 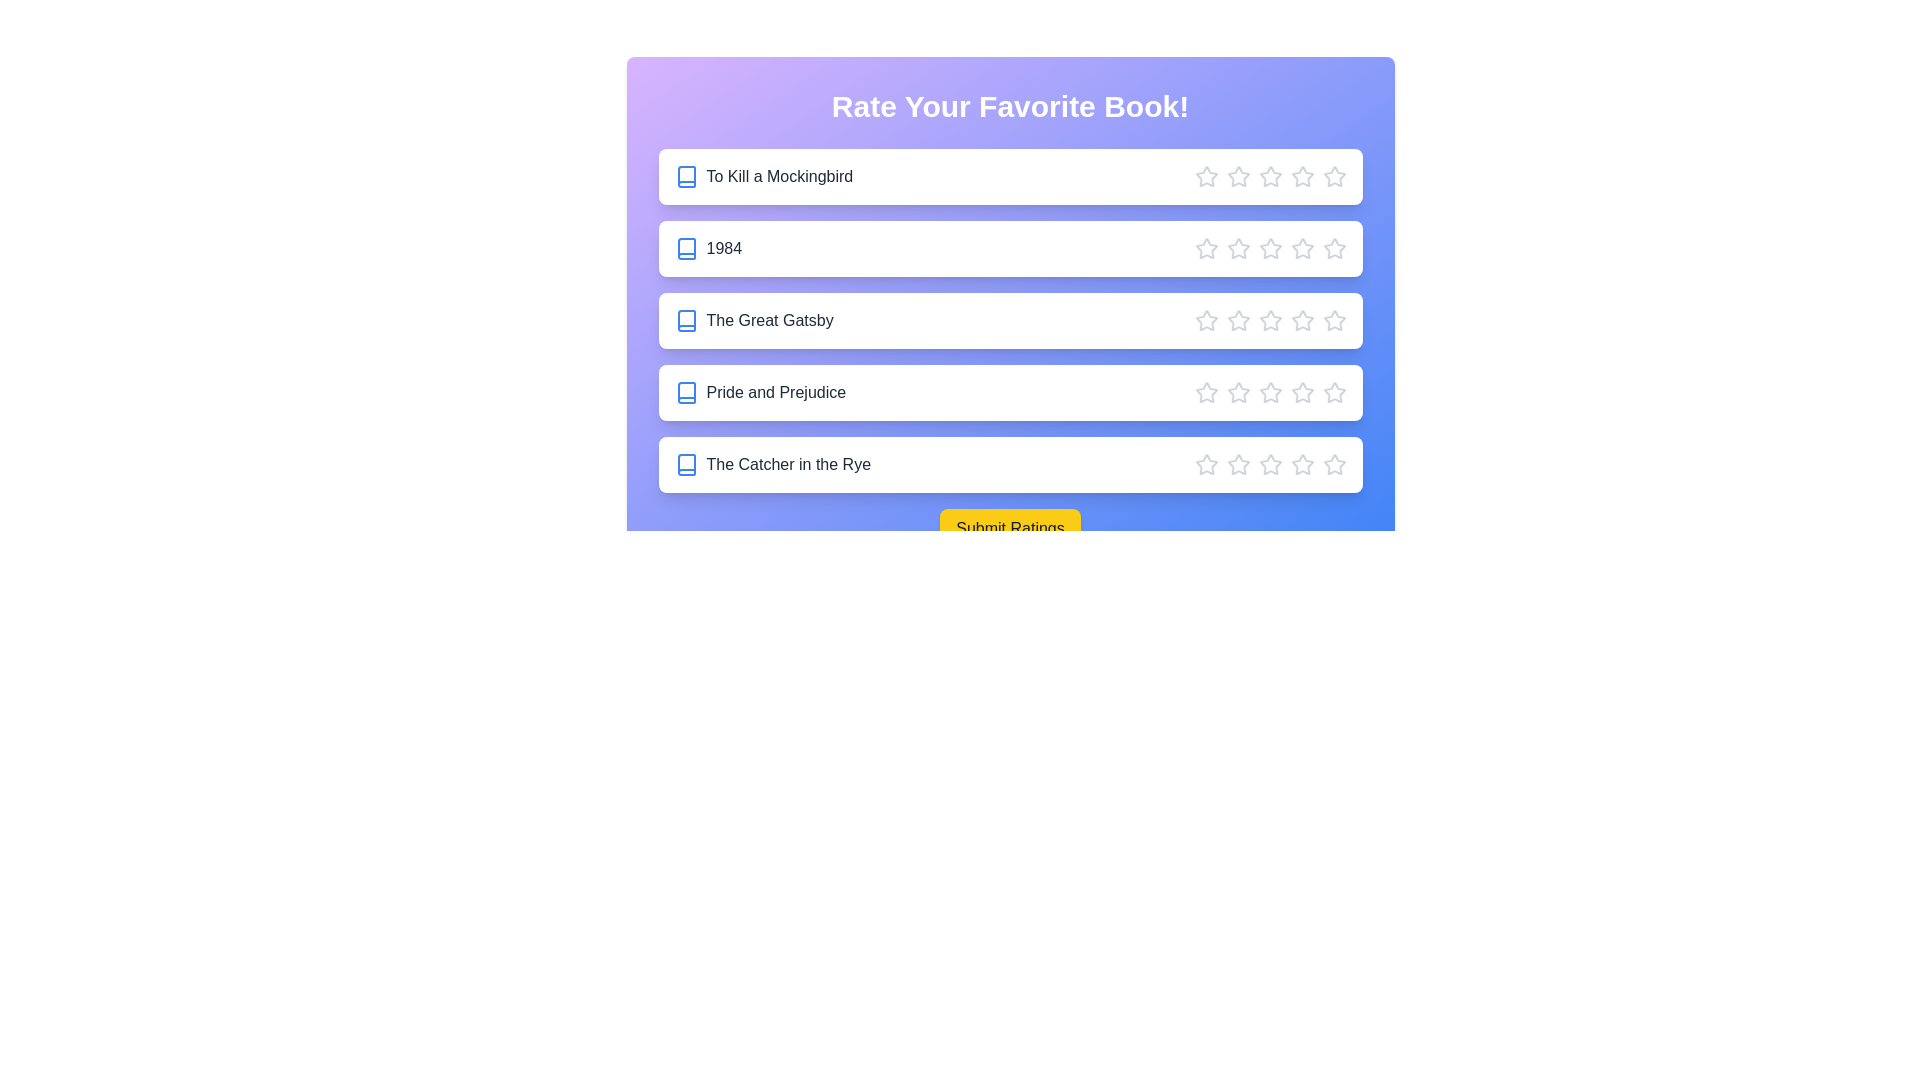 What do you see at coordinates (1302, 465) in the screenshot?
I see `the star corresponding to 4 stars for the book The Catcher in the Rye` at bounding box center [1302, 465].